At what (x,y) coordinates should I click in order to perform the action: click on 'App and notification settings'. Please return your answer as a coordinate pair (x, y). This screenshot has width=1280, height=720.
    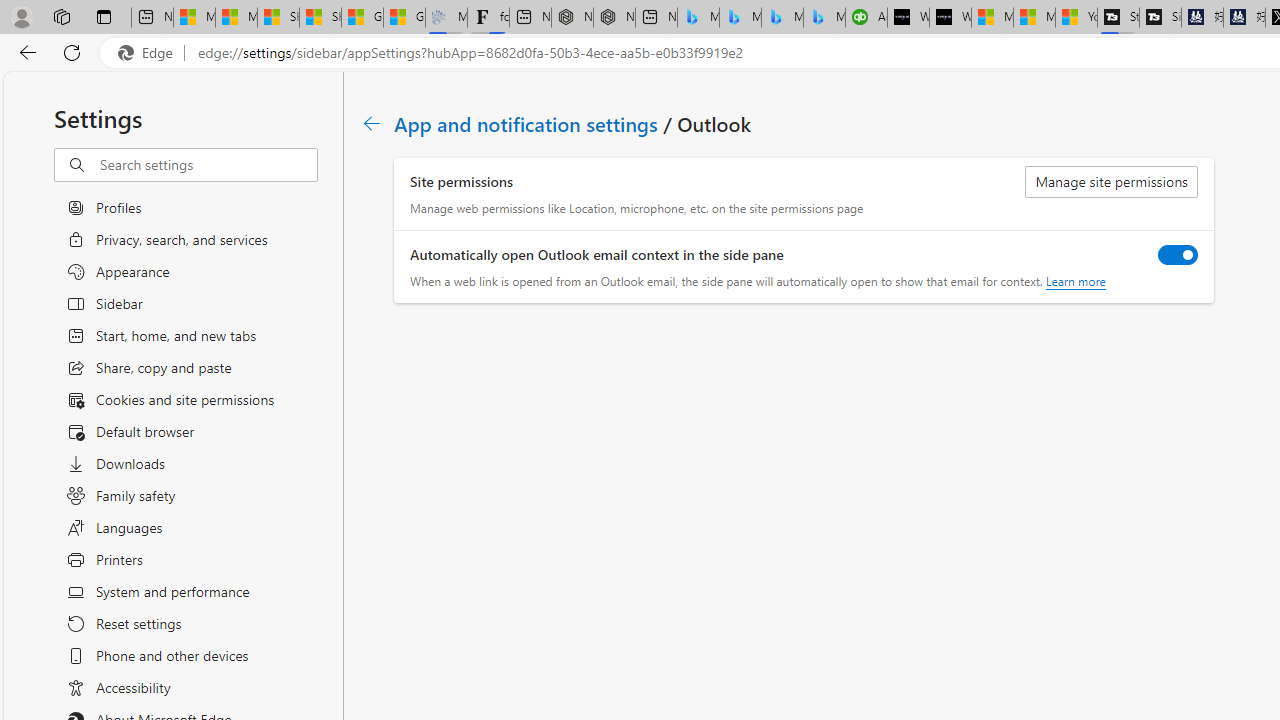
    Looking at the image, I should click on (527, 123).